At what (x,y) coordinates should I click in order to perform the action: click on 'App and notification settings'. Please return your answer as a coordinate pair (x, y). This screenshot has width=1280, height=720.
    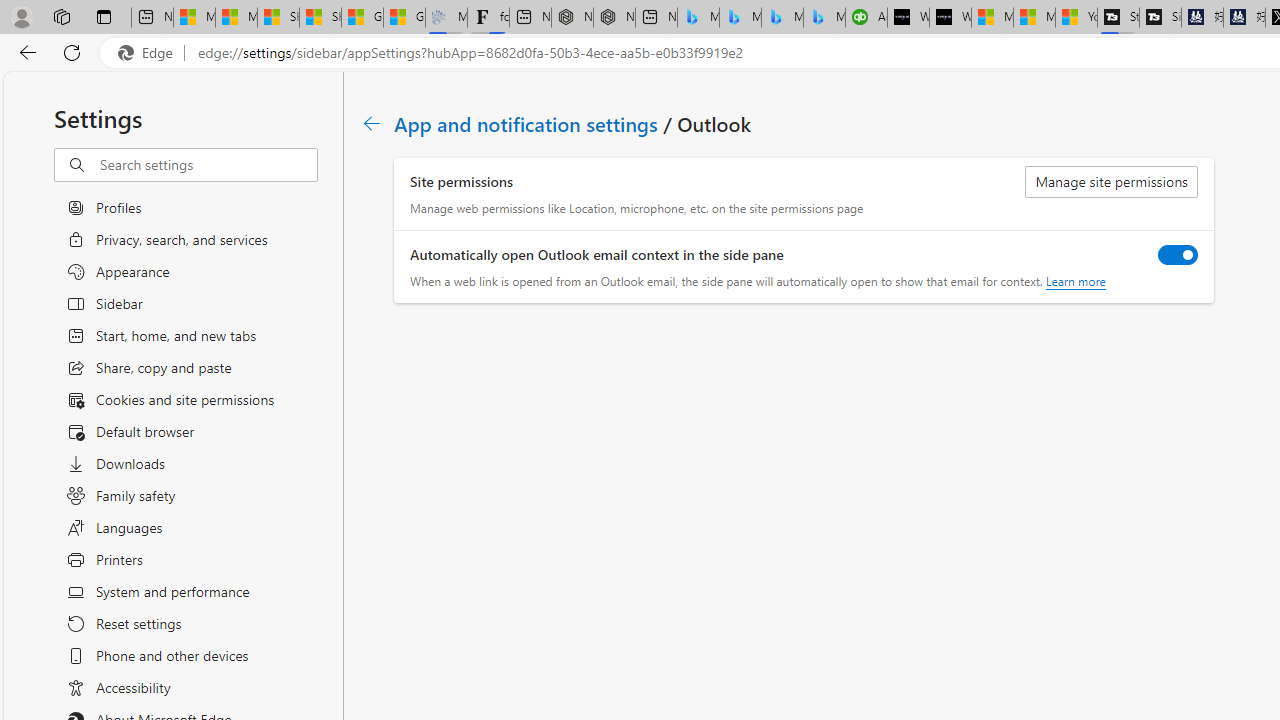
    Looking at the image, I should click on (527, 123).